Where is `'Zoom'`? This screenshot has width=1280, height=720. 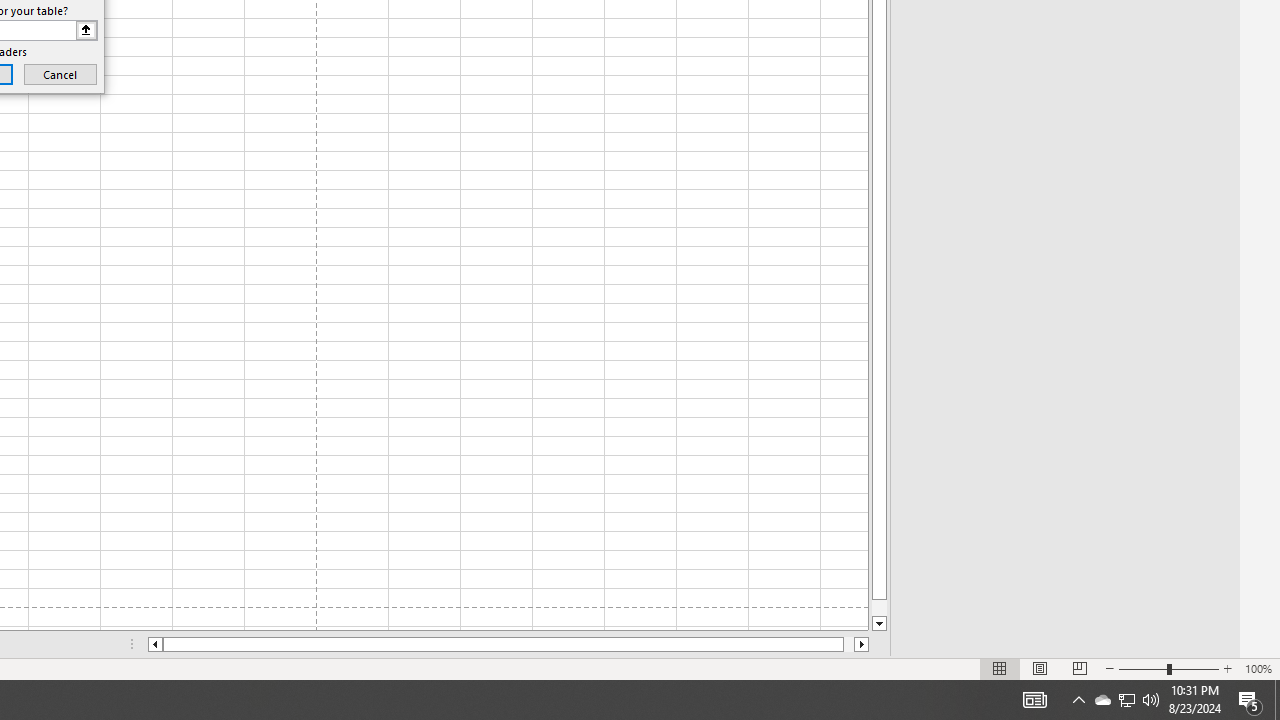 'Zoom' is located at coordinates (1168, 669).